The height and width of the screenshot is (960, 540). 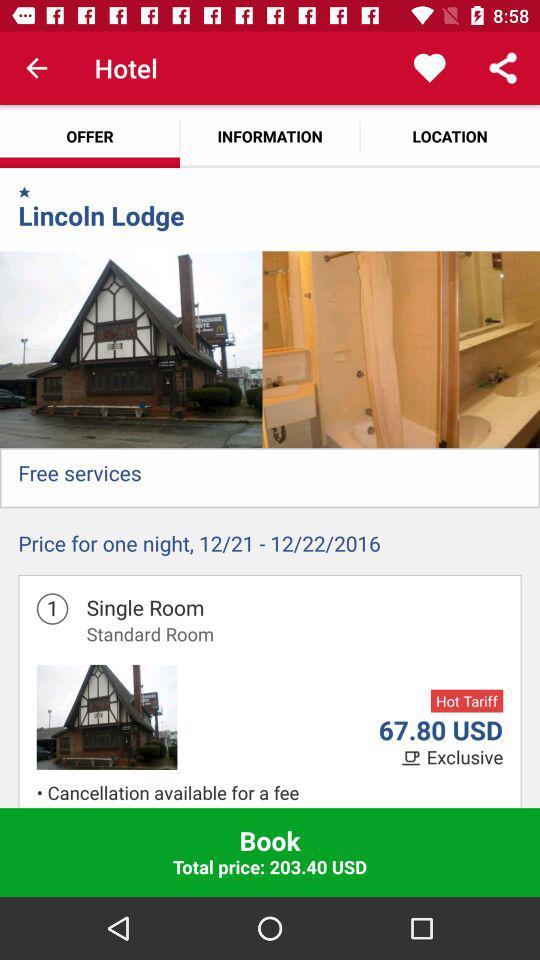 What do you see at coordinates (144, 606) in the screenshot?
I see `the icon above standard room icon` at bounding box center [144, 606].